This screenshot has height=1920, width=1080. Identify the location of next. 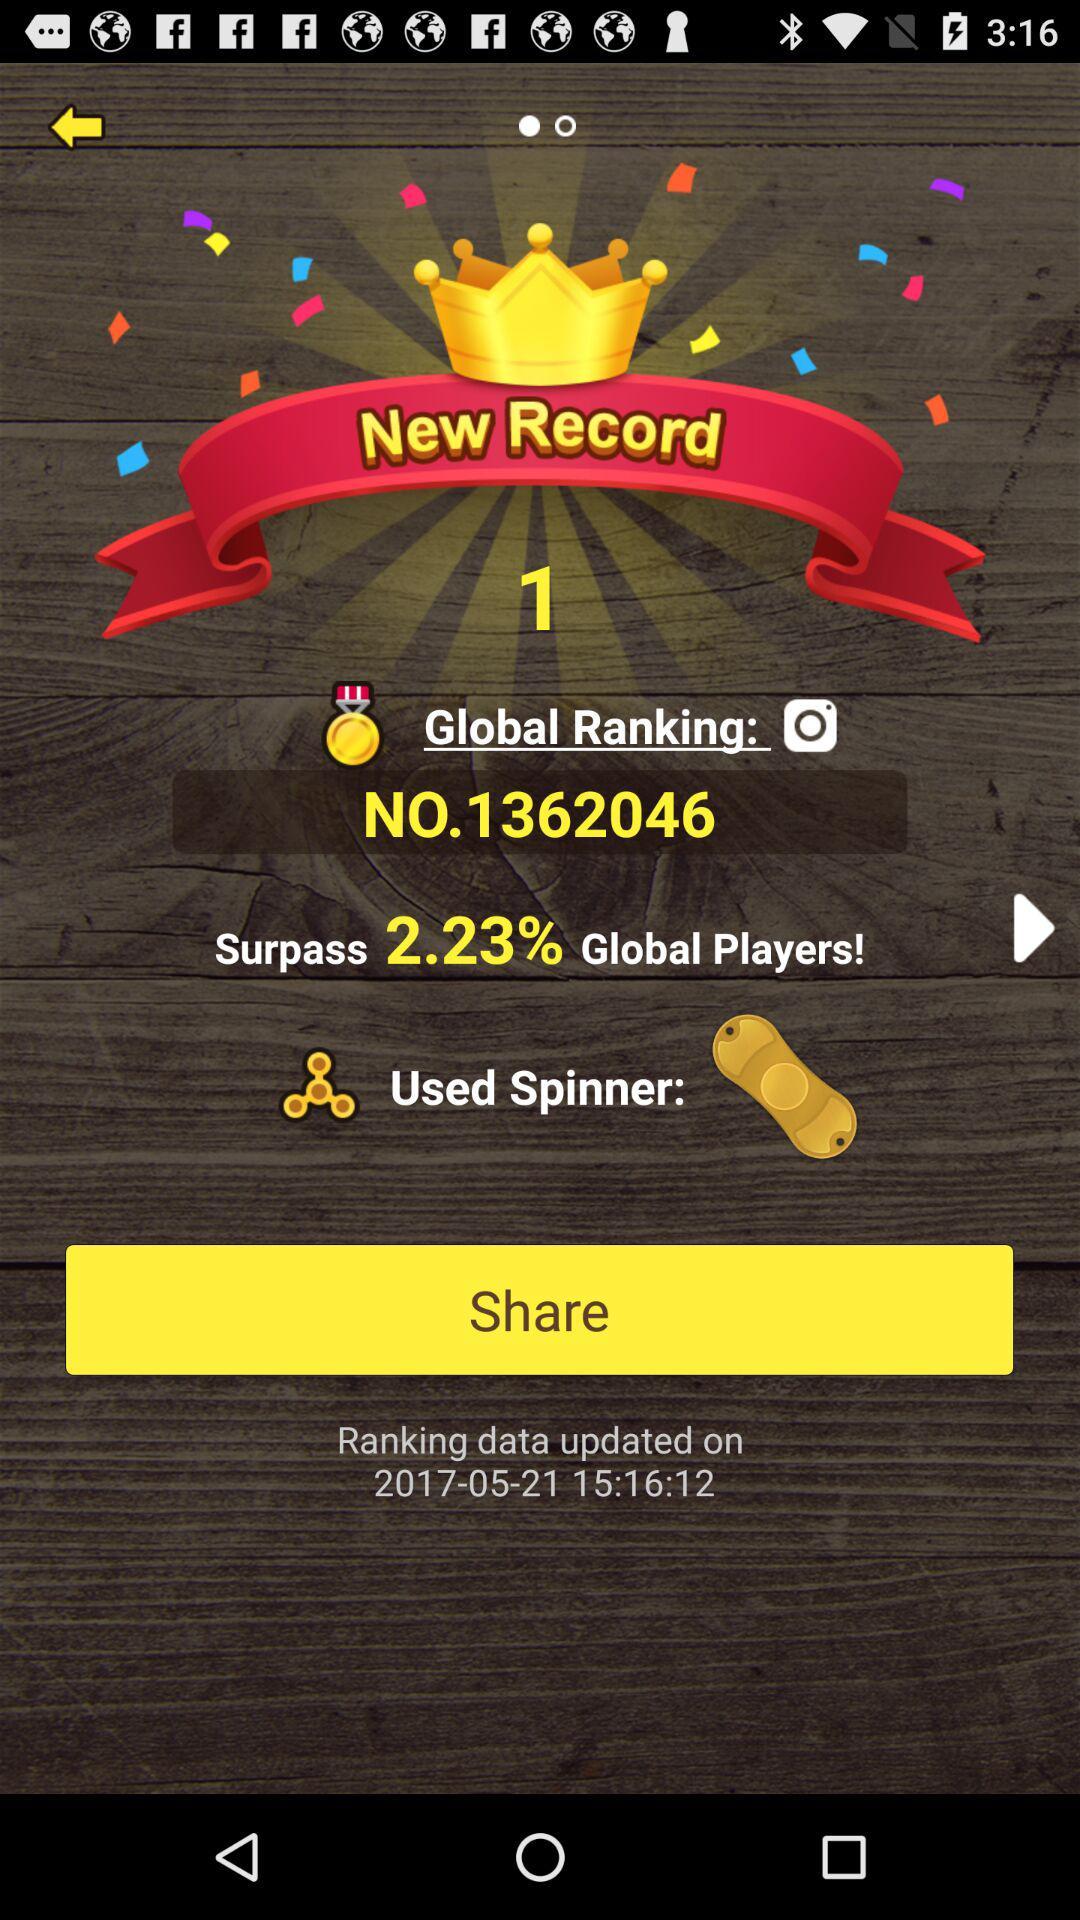
(1033, 927).